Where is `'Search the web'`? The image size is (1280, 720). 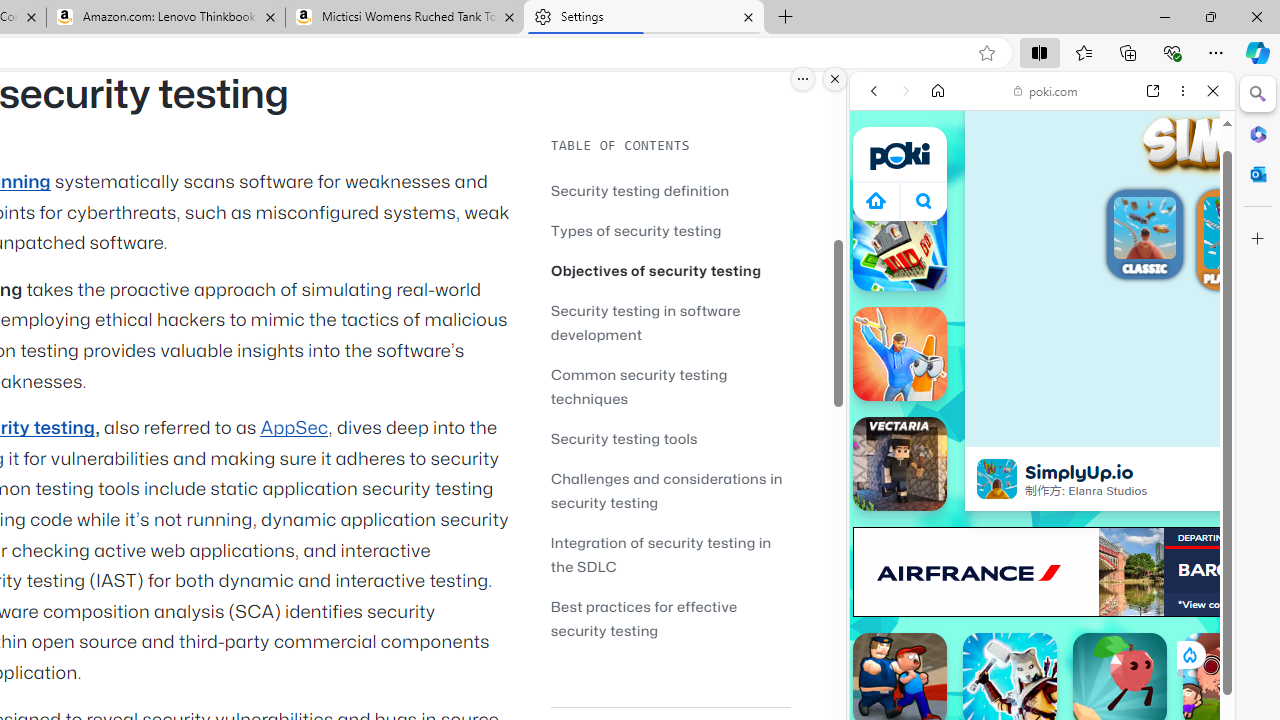
'Search the web' is located at coordinates (1051, 137).